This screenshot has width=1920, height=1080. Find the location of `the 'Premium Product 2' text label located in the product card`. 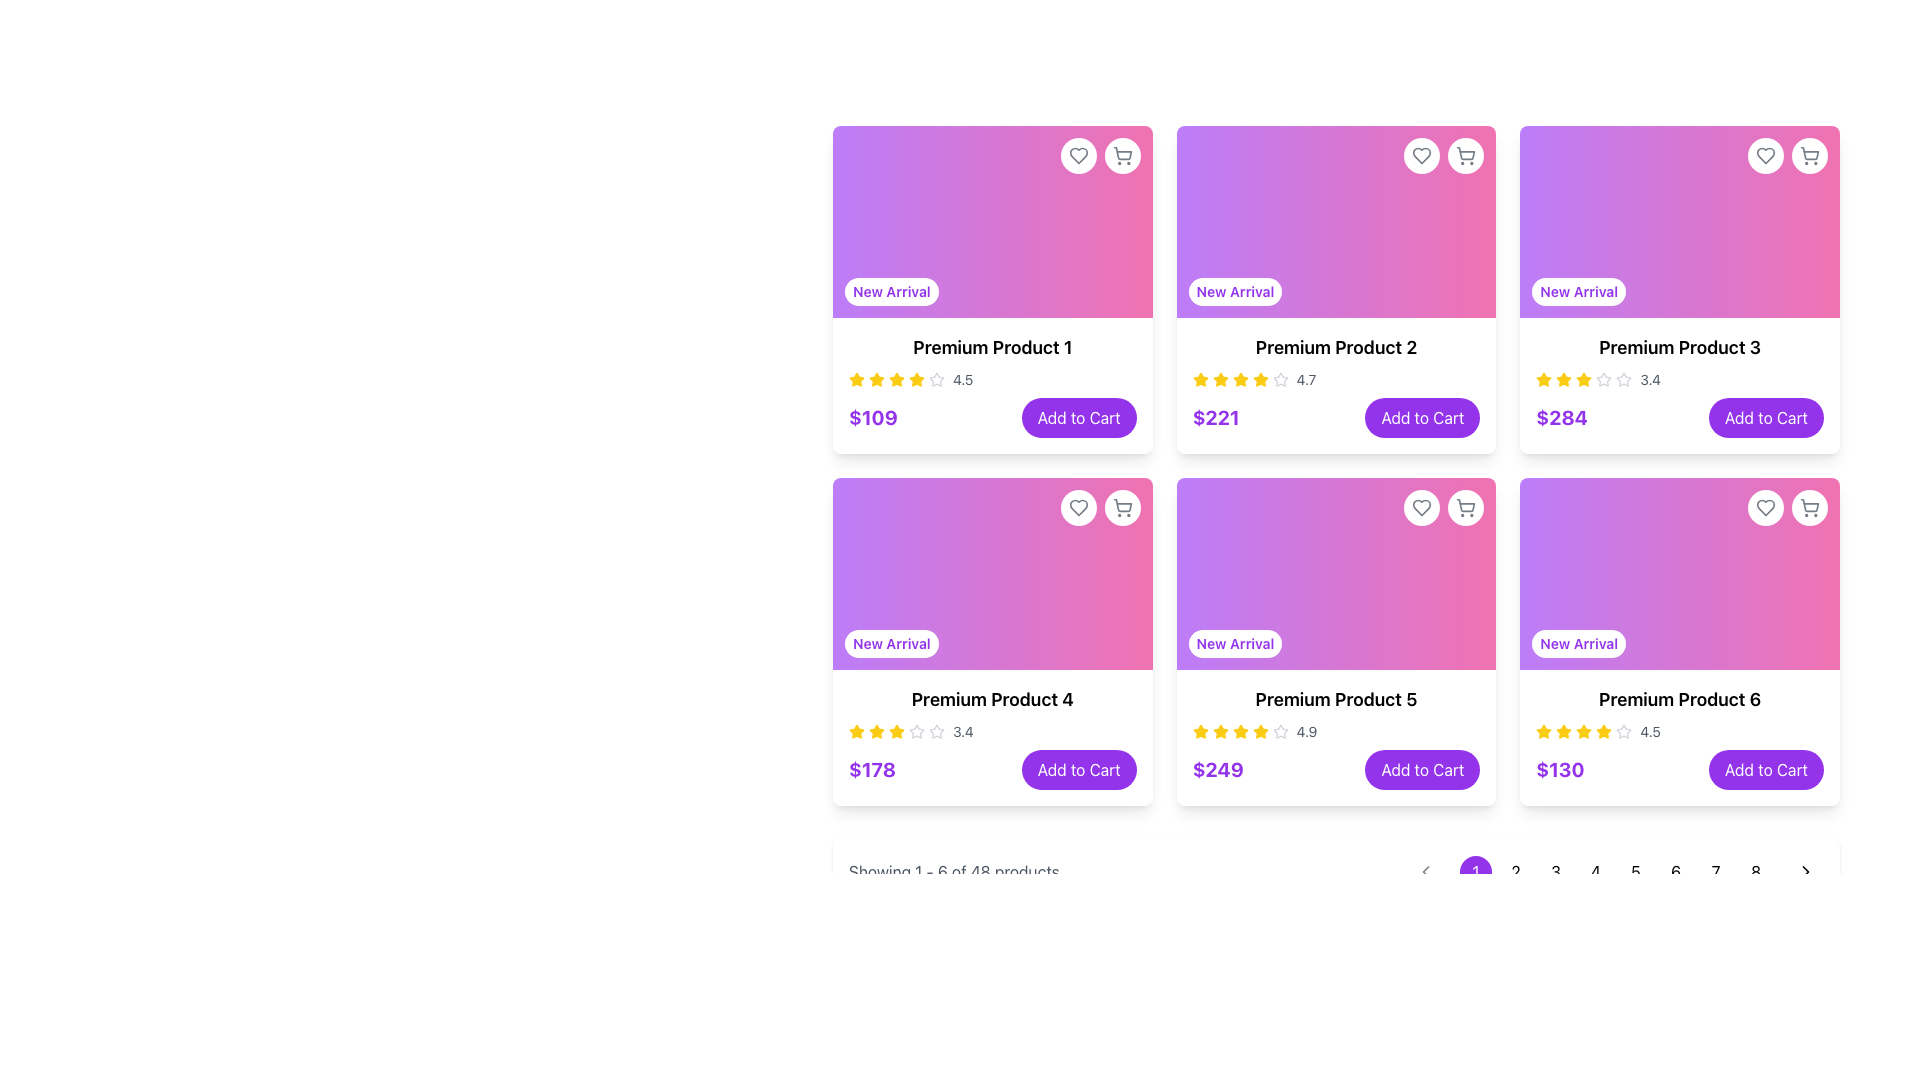

the 'Premium Product 2' text label located in the product card is located at coordinates (1335, 346).